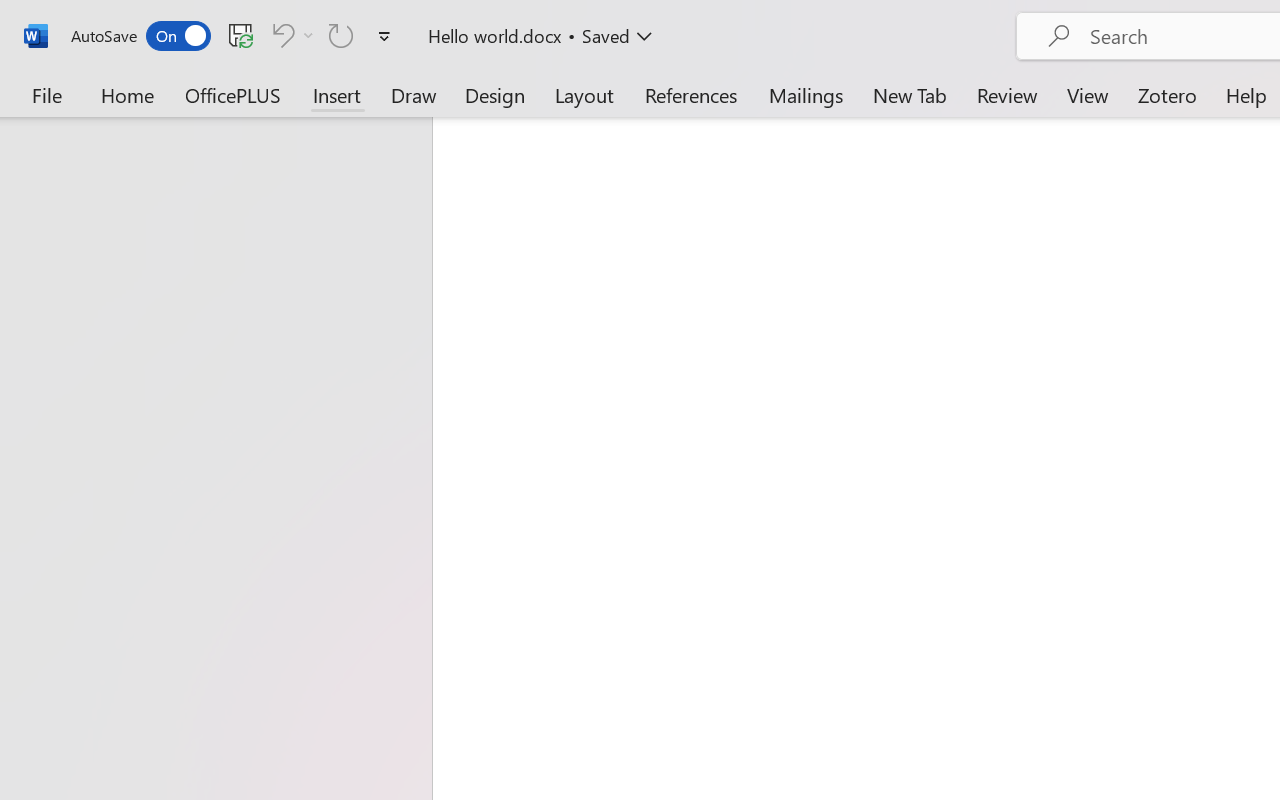 This screenshot has width=1280, height=800. What do you see at coordinates (233, 94) in the screenshot?
I see `'OfficePLUS'` at bounding box center [233, 94].